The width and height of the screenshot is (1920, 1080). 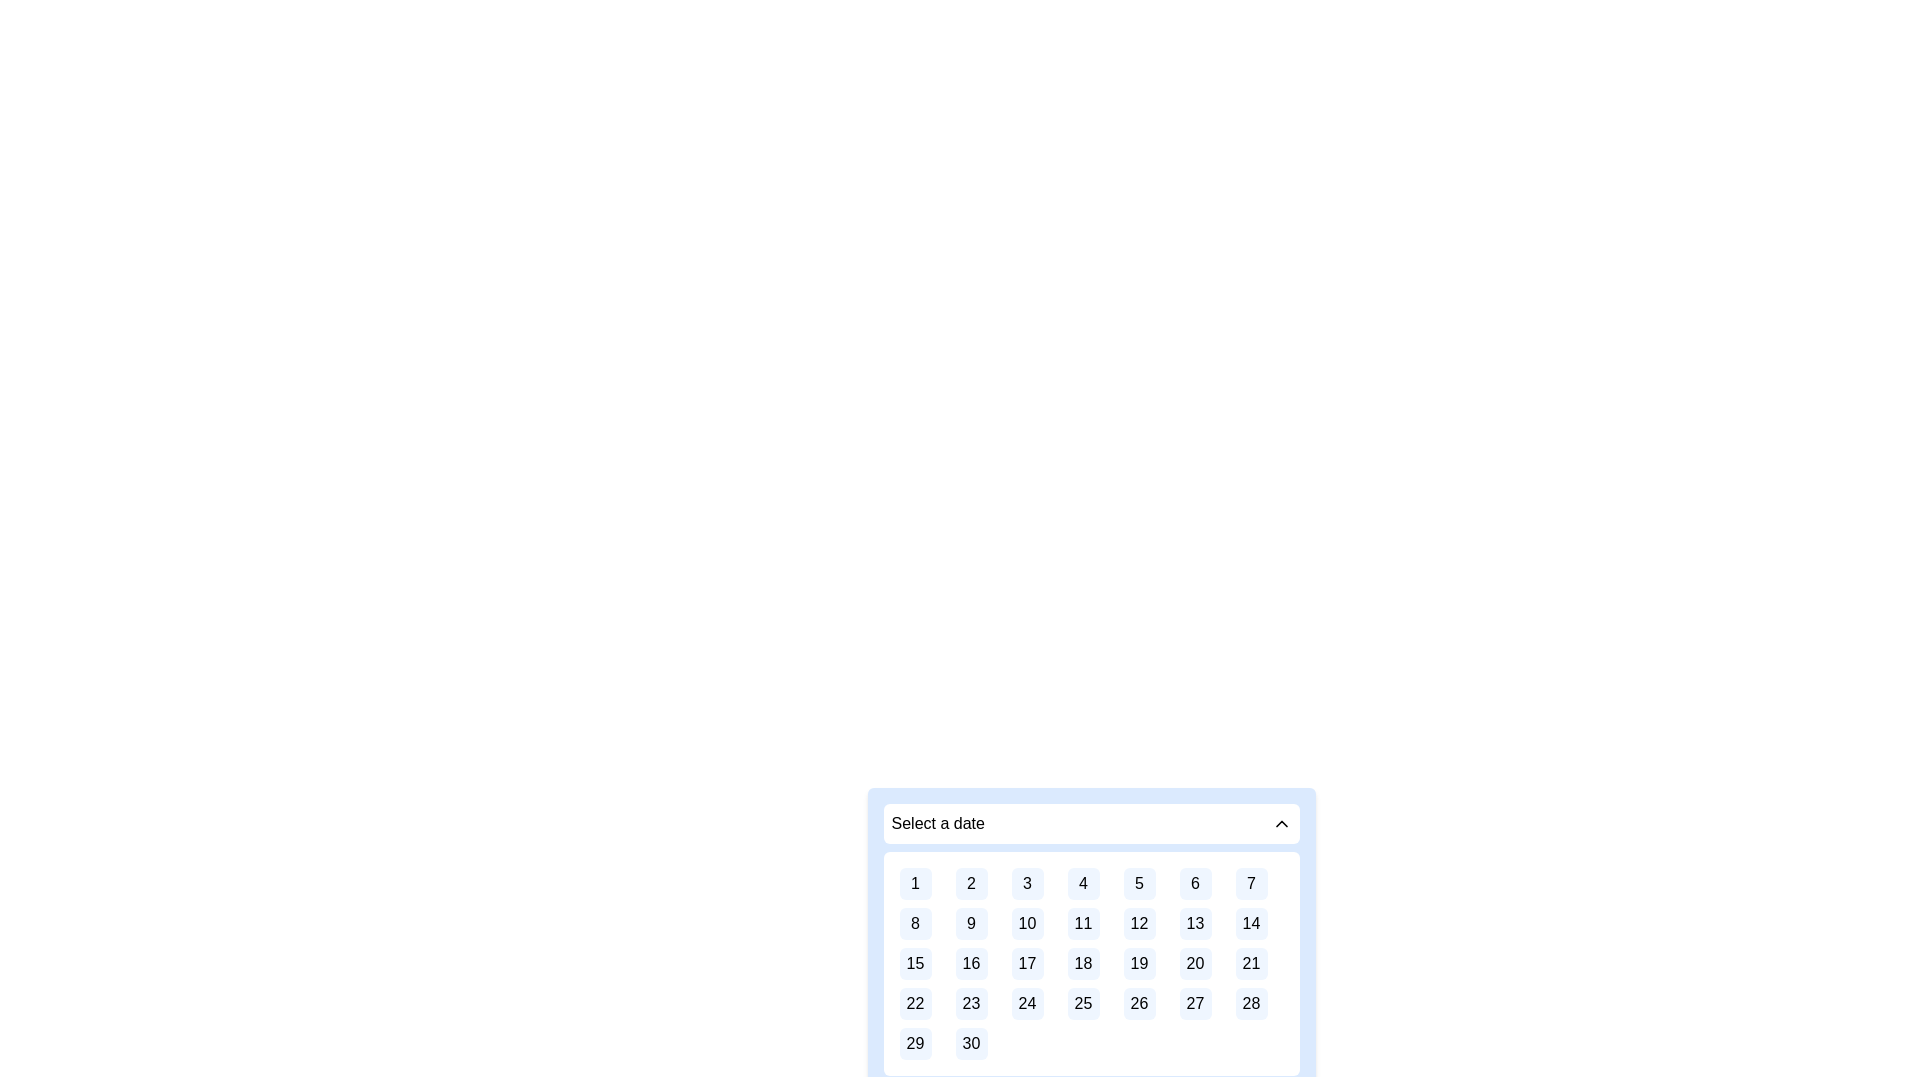 I want to click on the button representing the 18th day of the month in the calendar interface, so click(x=1082, y=963).